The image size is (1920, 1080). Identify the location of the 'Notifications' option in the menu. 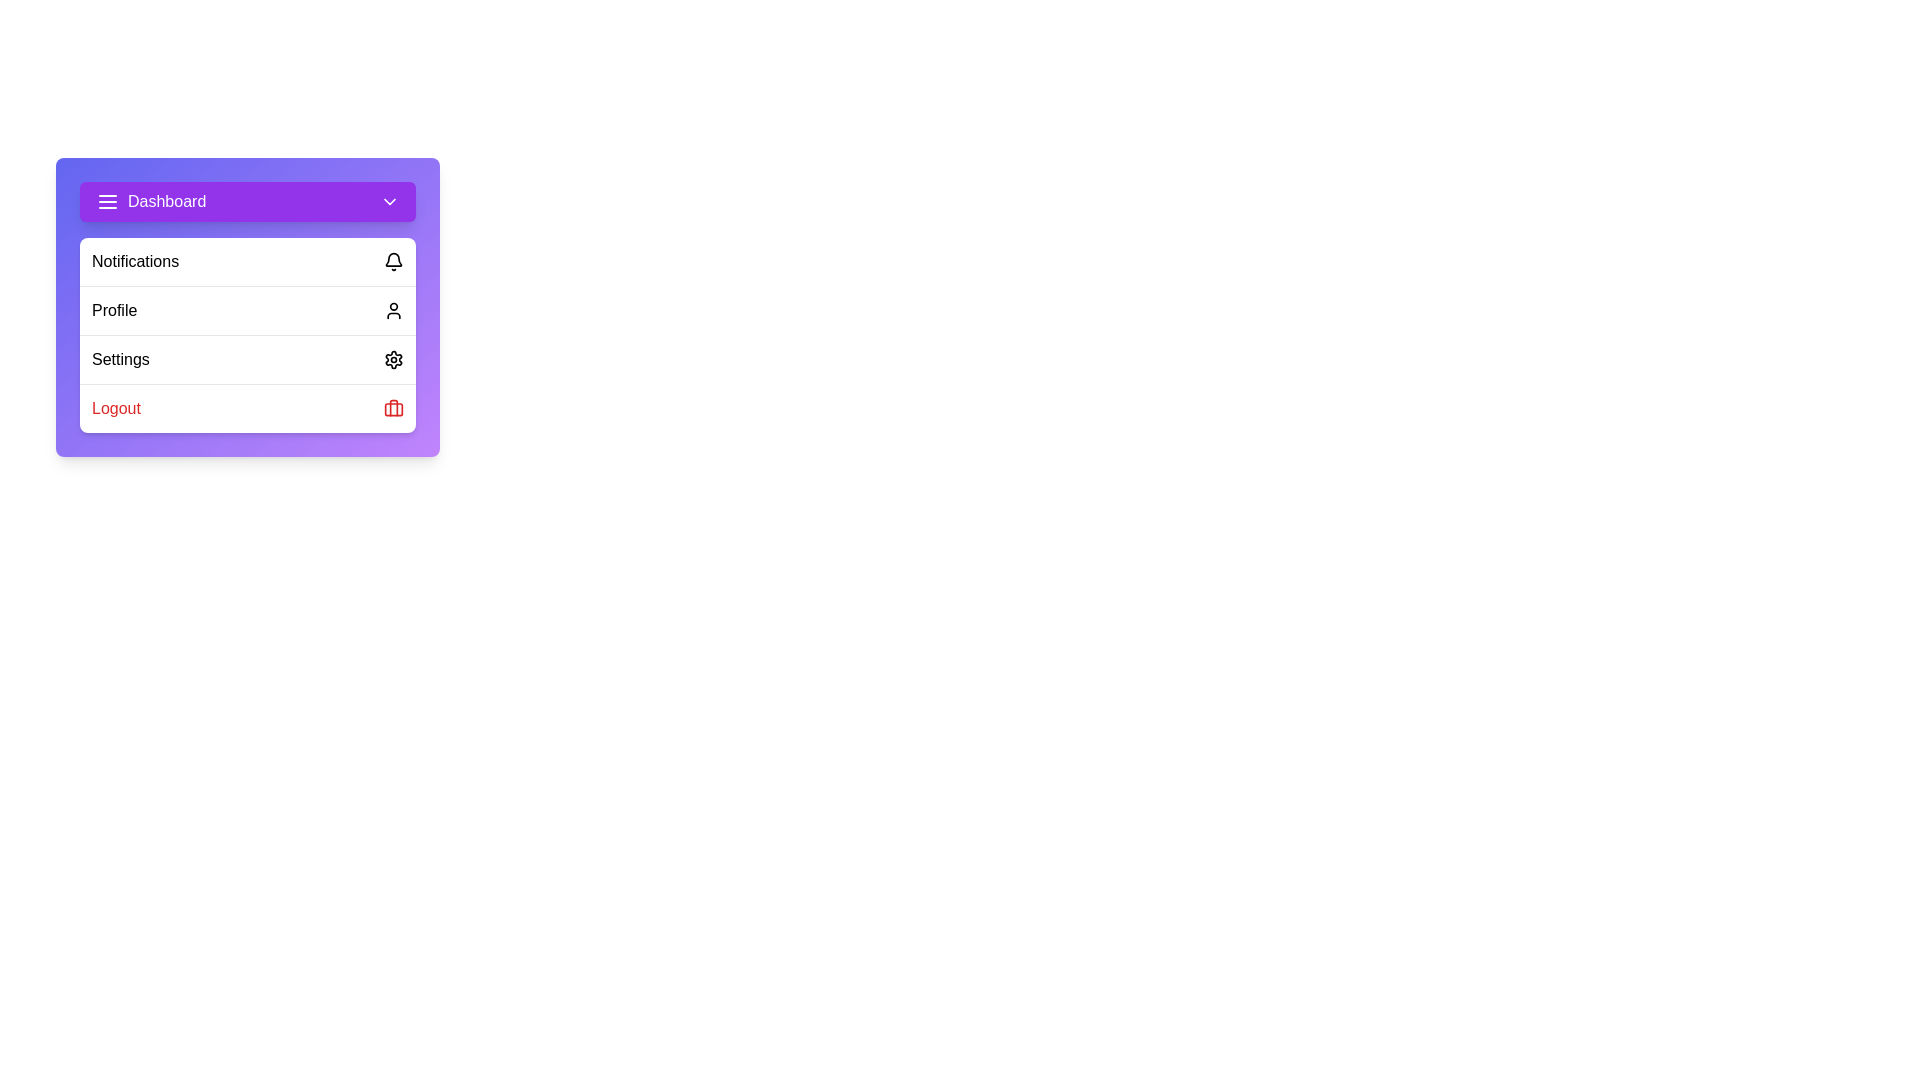
(247, 261).